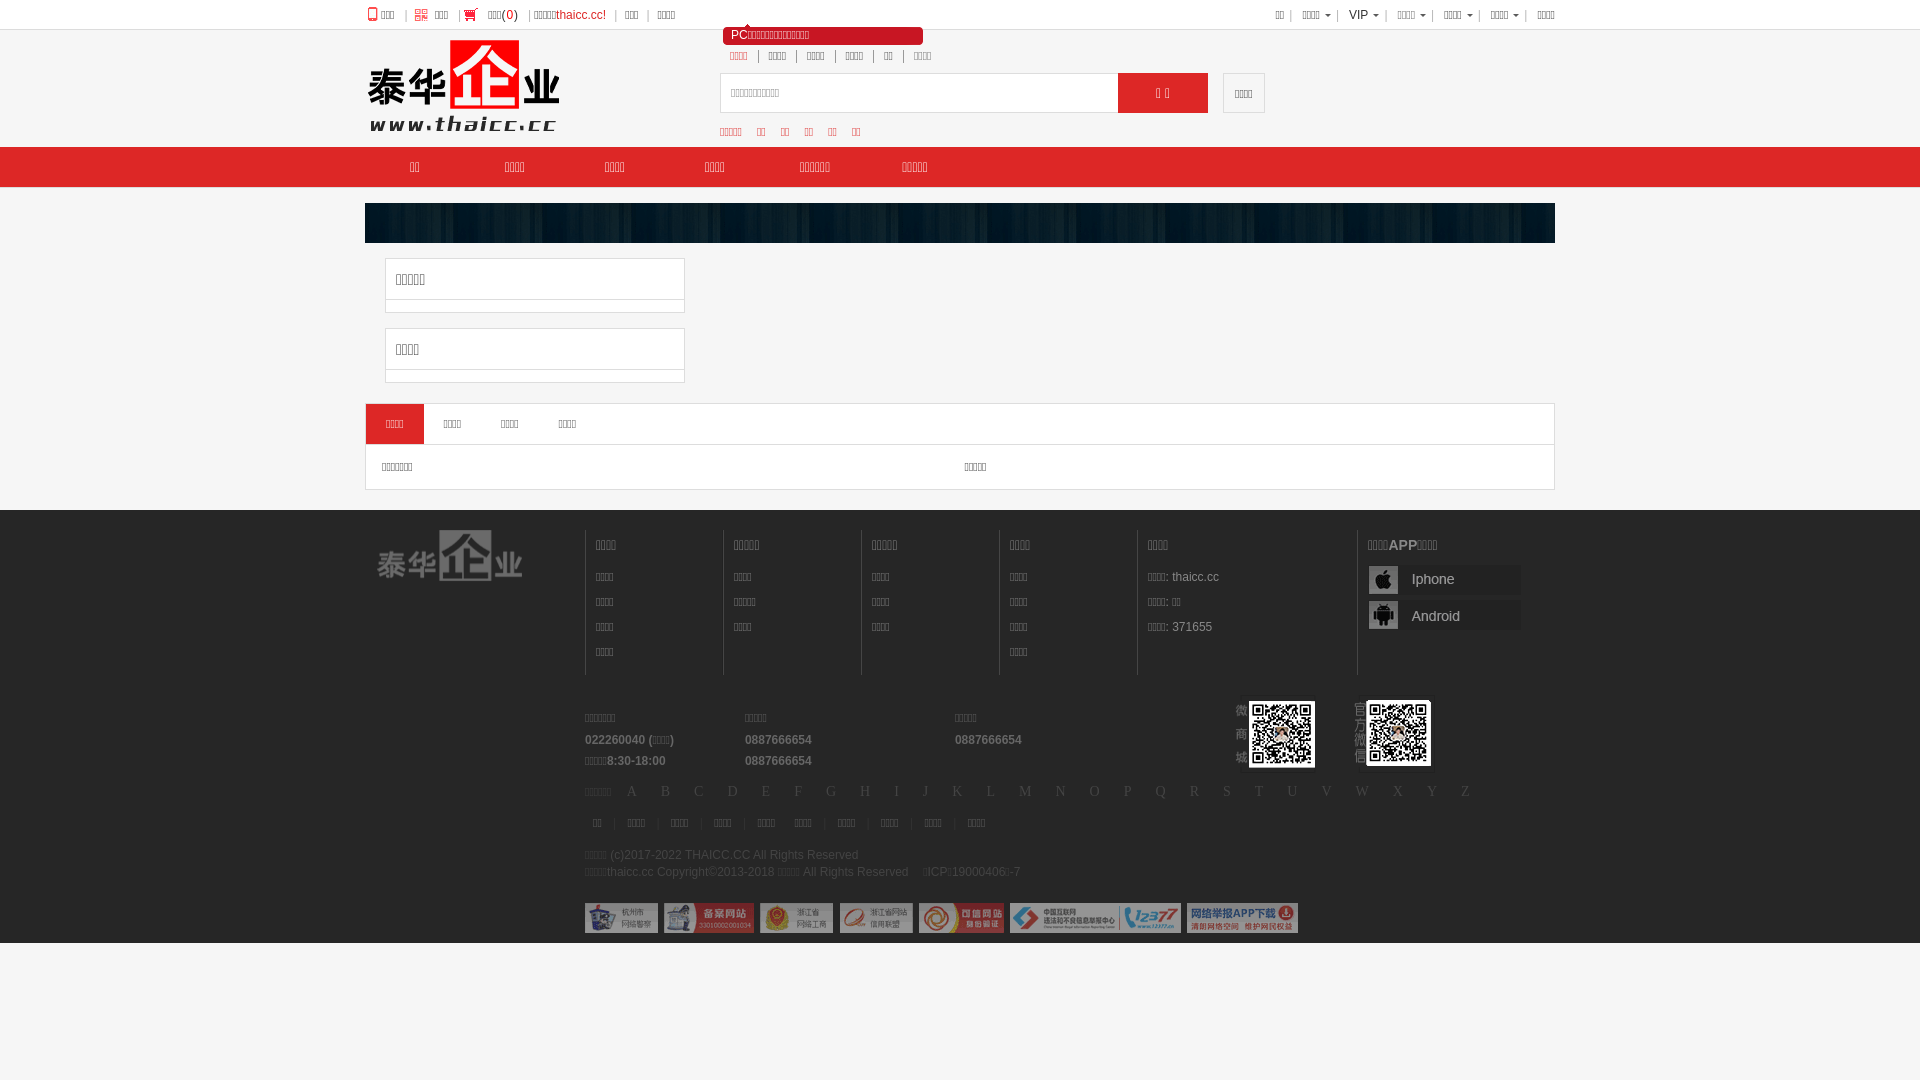 The width and height of the screenshot is (1920, 1080). I want to click on 'W', so click(1361, 790).